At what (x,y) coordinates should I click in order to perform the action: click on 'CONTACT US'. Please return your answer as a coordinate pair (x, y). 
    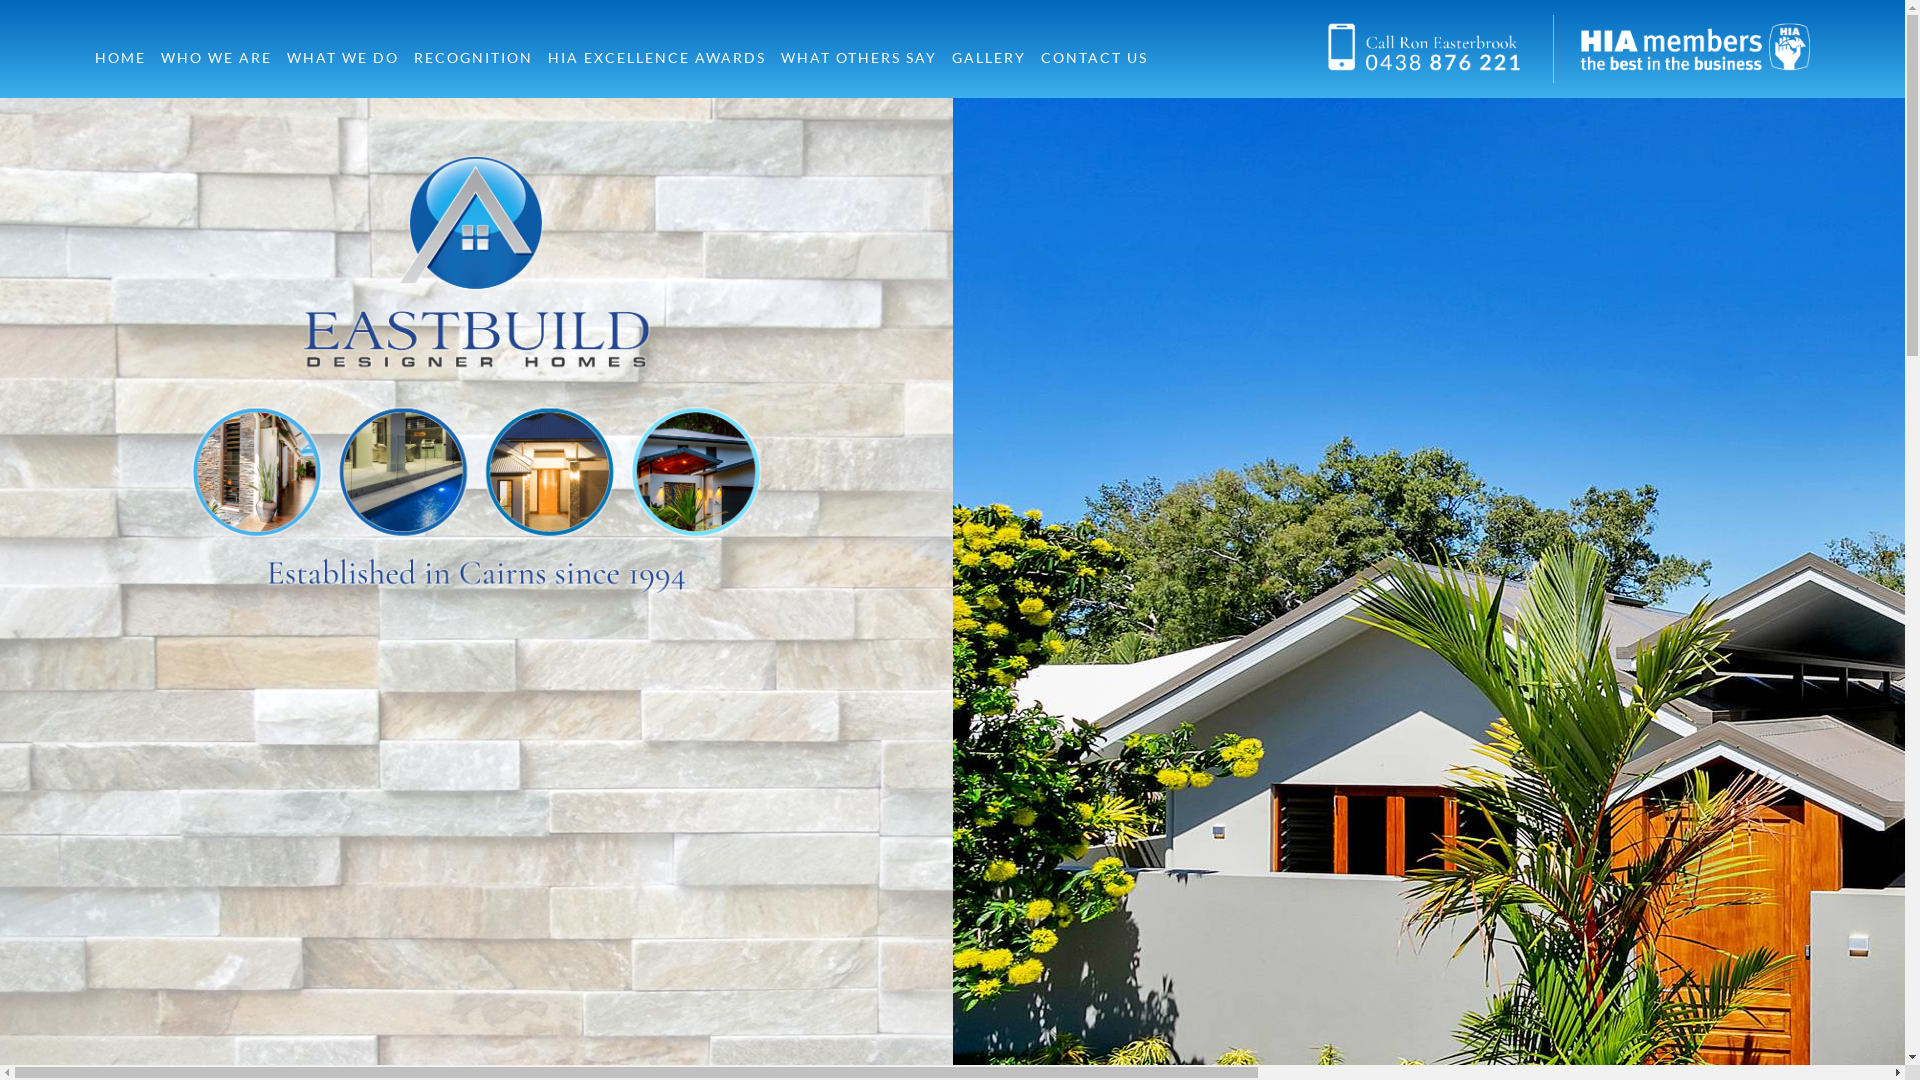
    Looking at the image, I should click on (1093, 56).